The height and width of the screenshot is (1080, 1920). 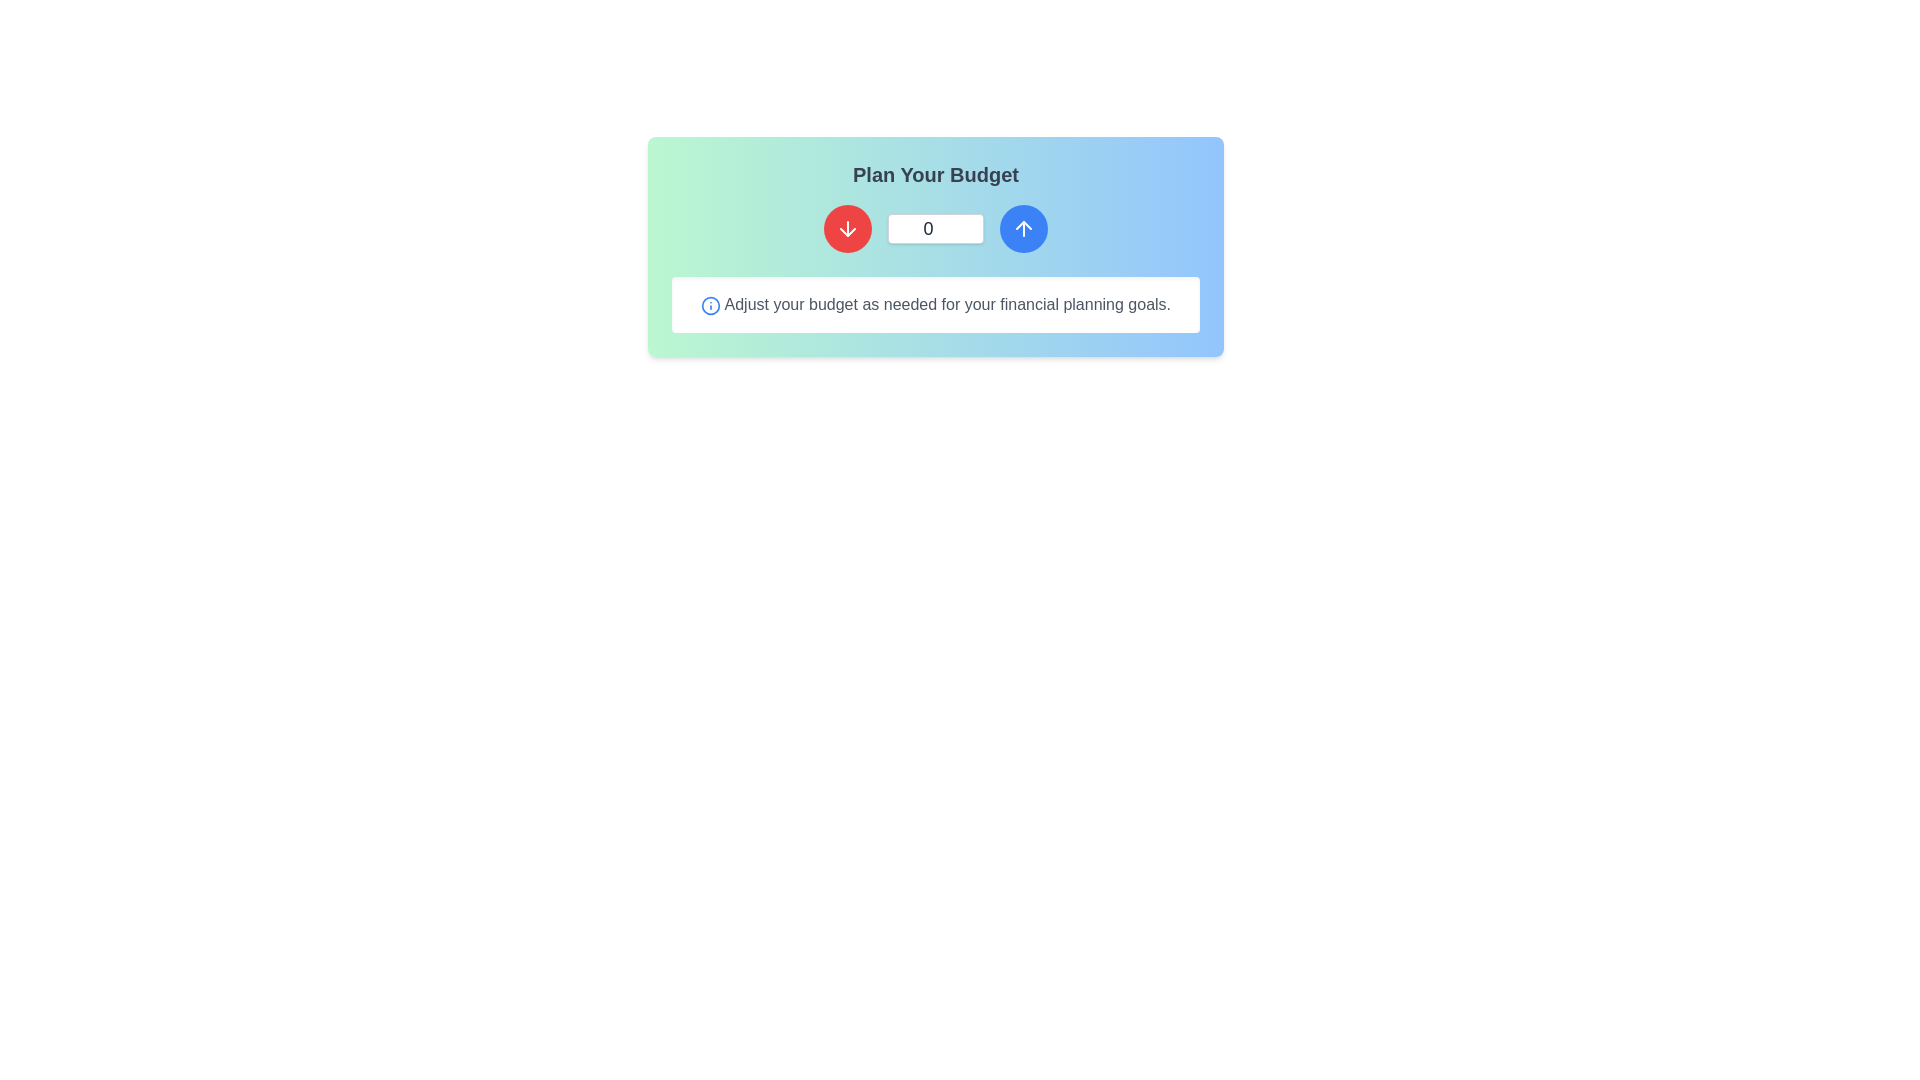 I want to click on the decrement button, which is represented by a downward arrow and is the first element in its horizontal layout group containing a numeric input and a blue button, so click(x=848, y=227).